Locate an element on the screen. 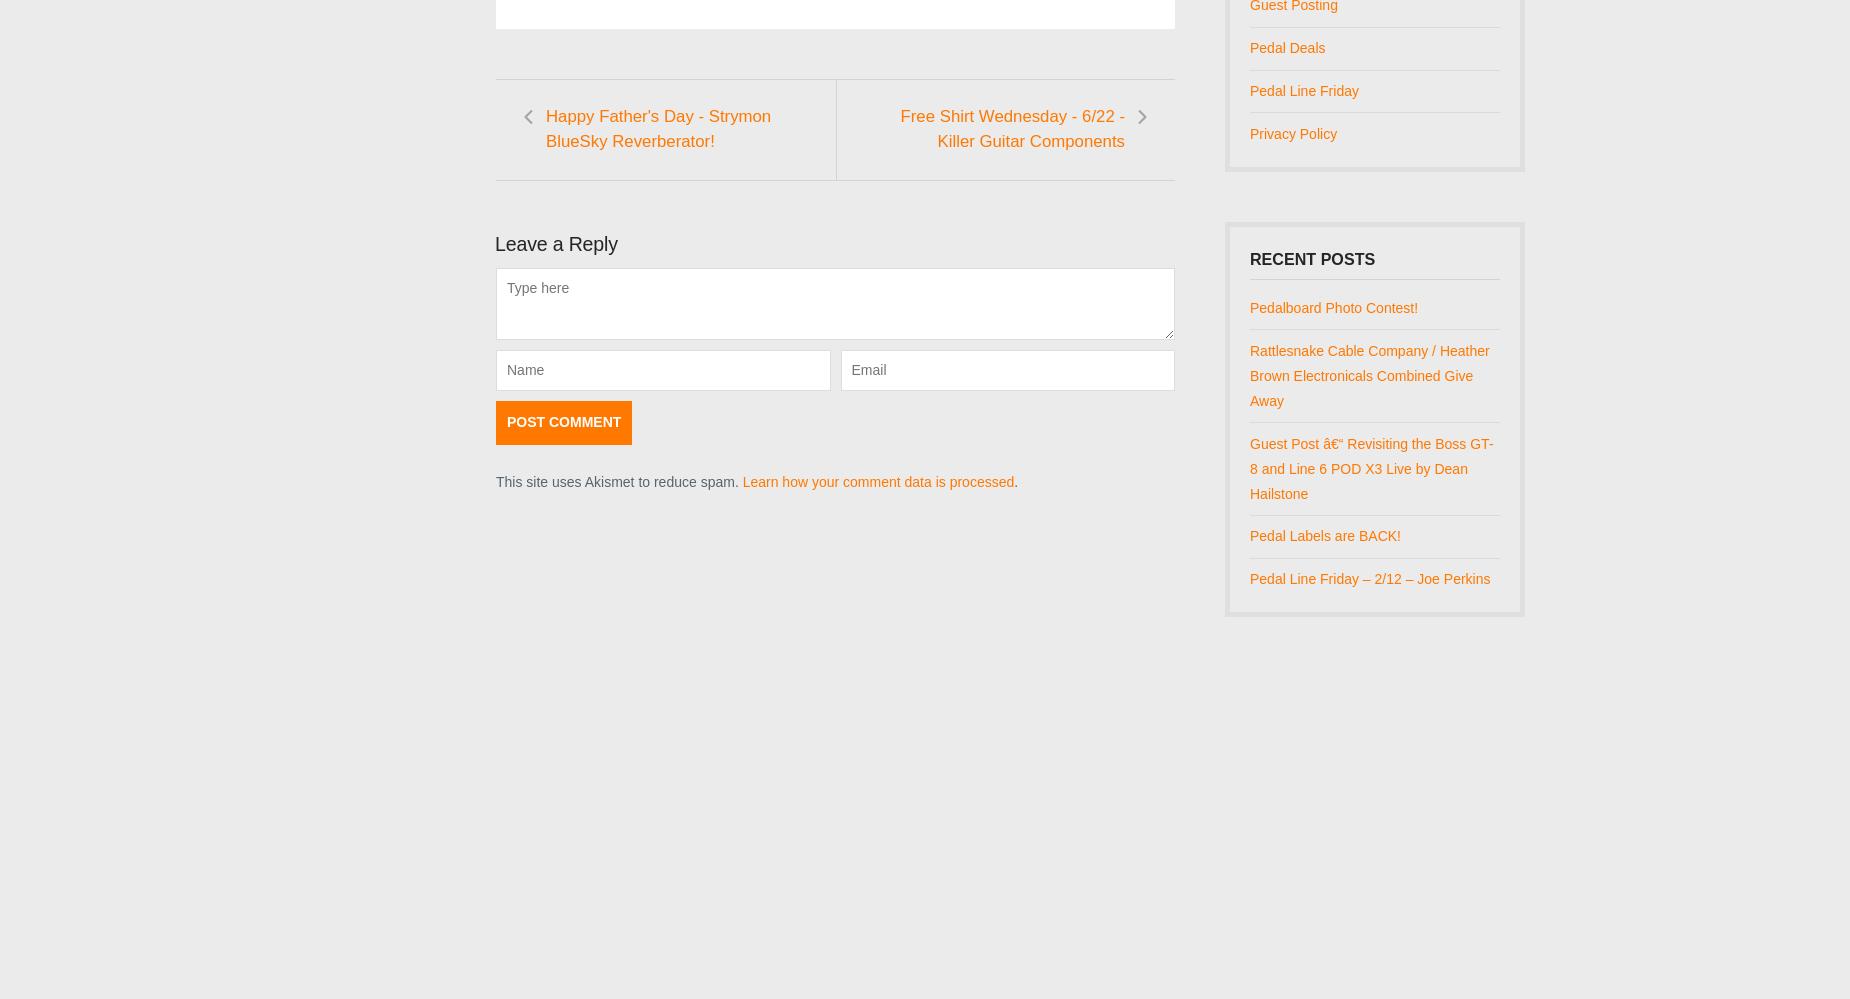  'Privacy Policy' is located at coordinates (1292, 132).